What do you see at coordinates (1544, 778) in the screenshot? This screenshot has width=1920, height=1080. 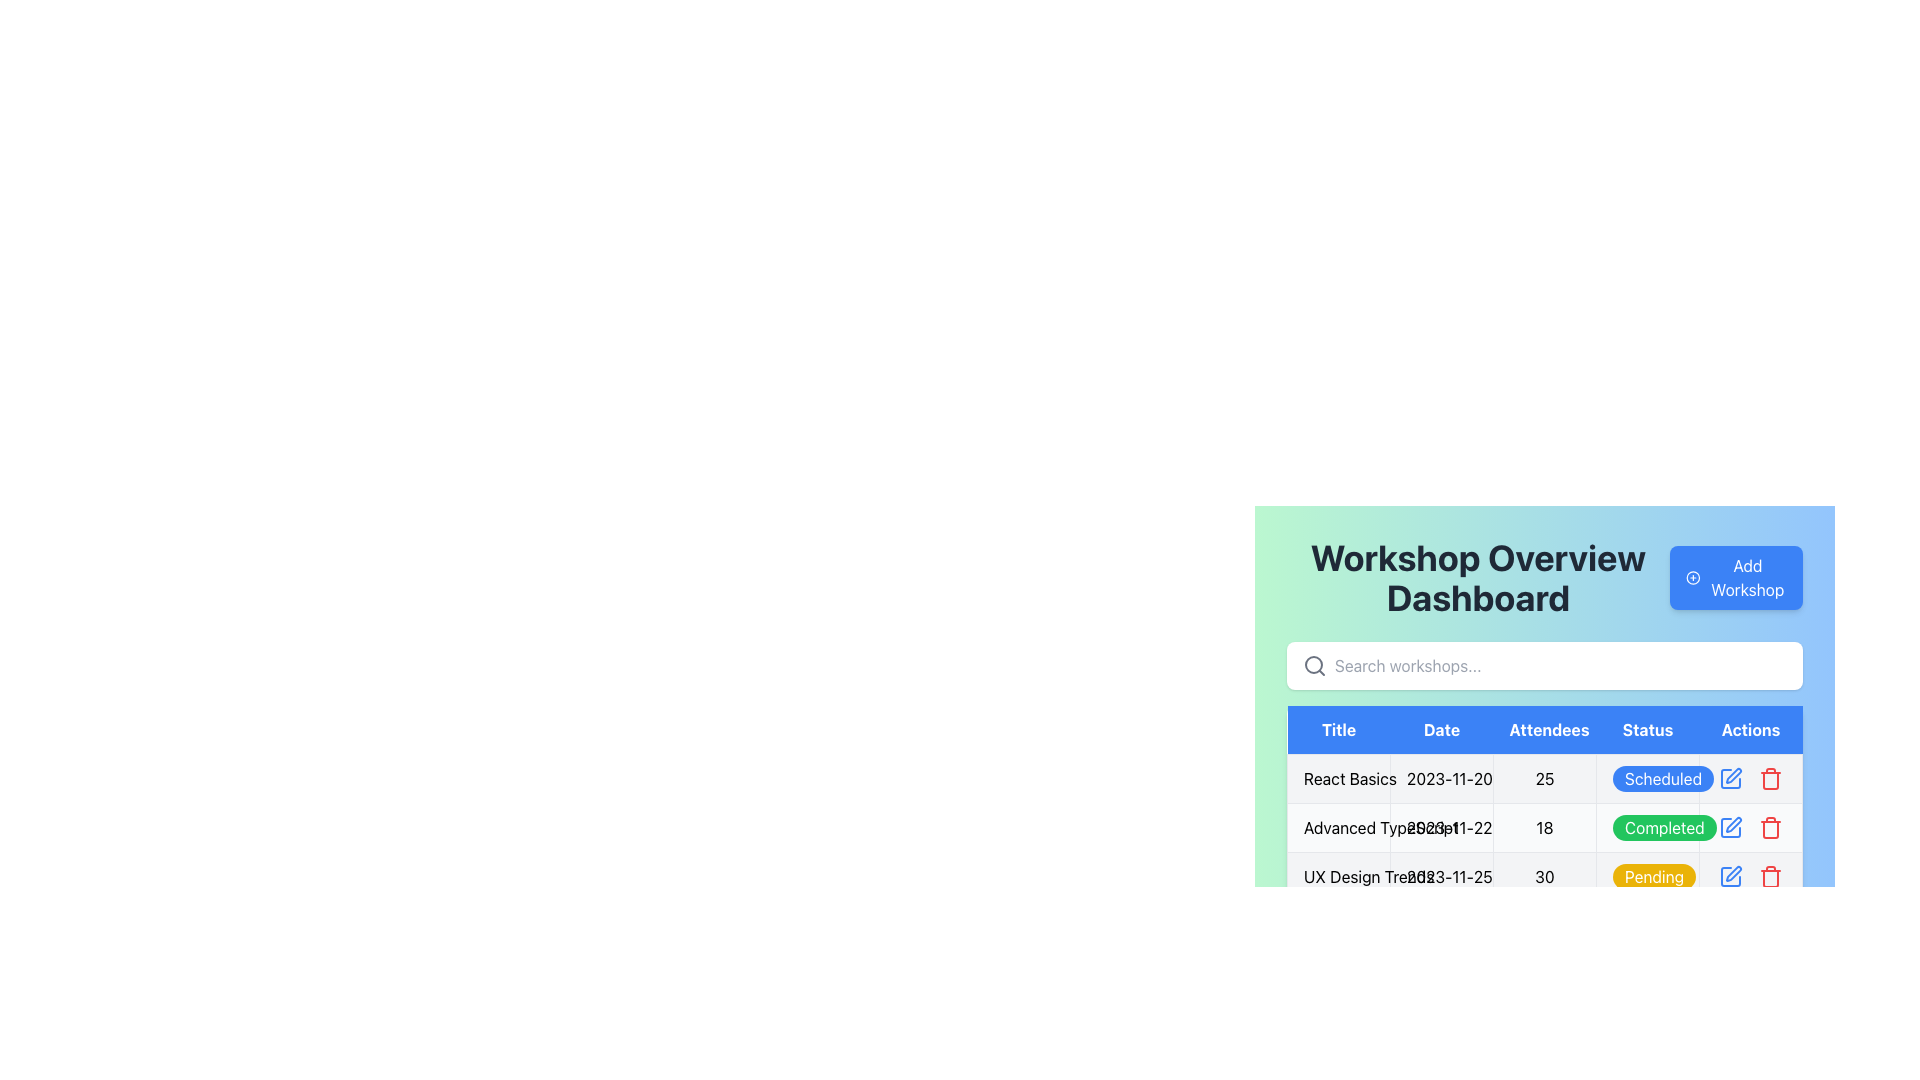 I see `the text label displaying the number of attendees for the 'React Basics' workshop on '2023-11-20', located in the 'Attendees' column` at bounding box center [1544, 778].